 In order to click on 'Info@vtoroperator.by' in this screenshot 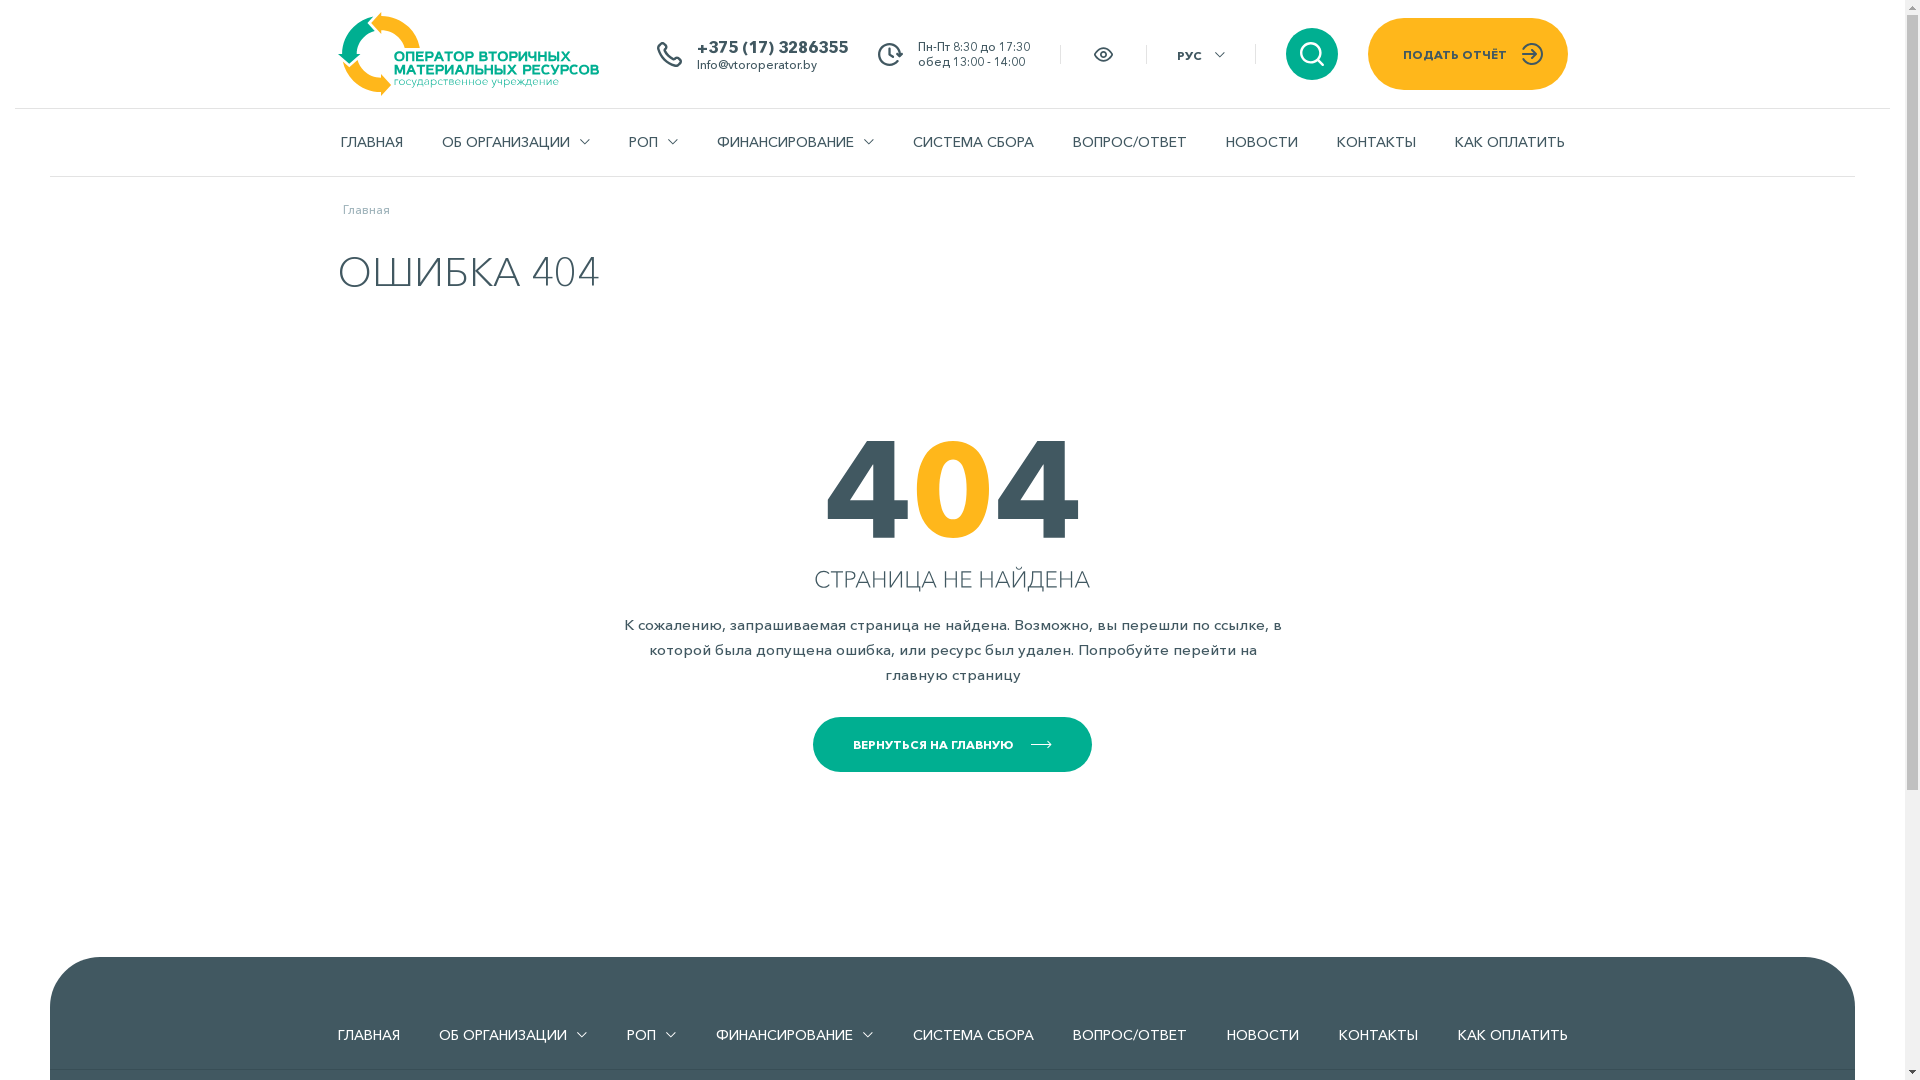, I will do `click(696, 62)`.